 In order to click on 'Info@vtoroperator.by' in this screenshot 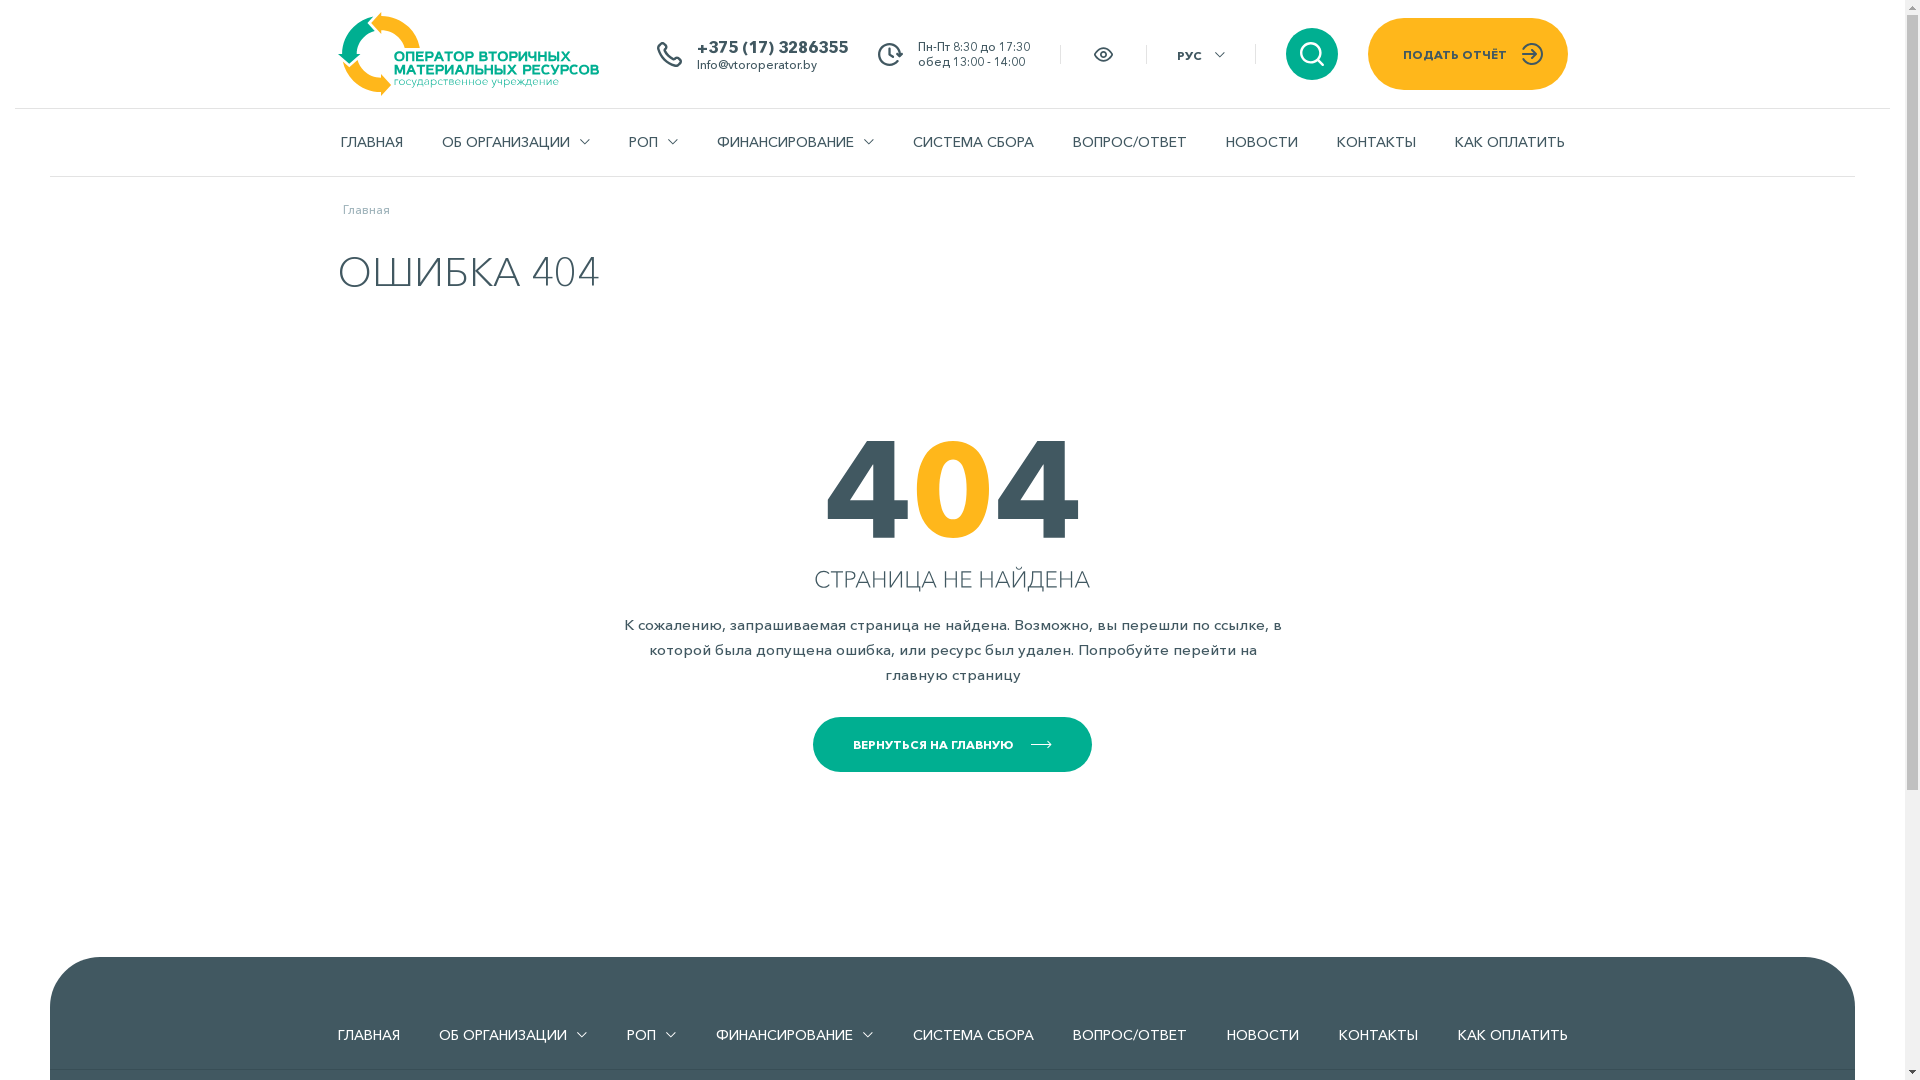, I will do `click(696, 62)`.